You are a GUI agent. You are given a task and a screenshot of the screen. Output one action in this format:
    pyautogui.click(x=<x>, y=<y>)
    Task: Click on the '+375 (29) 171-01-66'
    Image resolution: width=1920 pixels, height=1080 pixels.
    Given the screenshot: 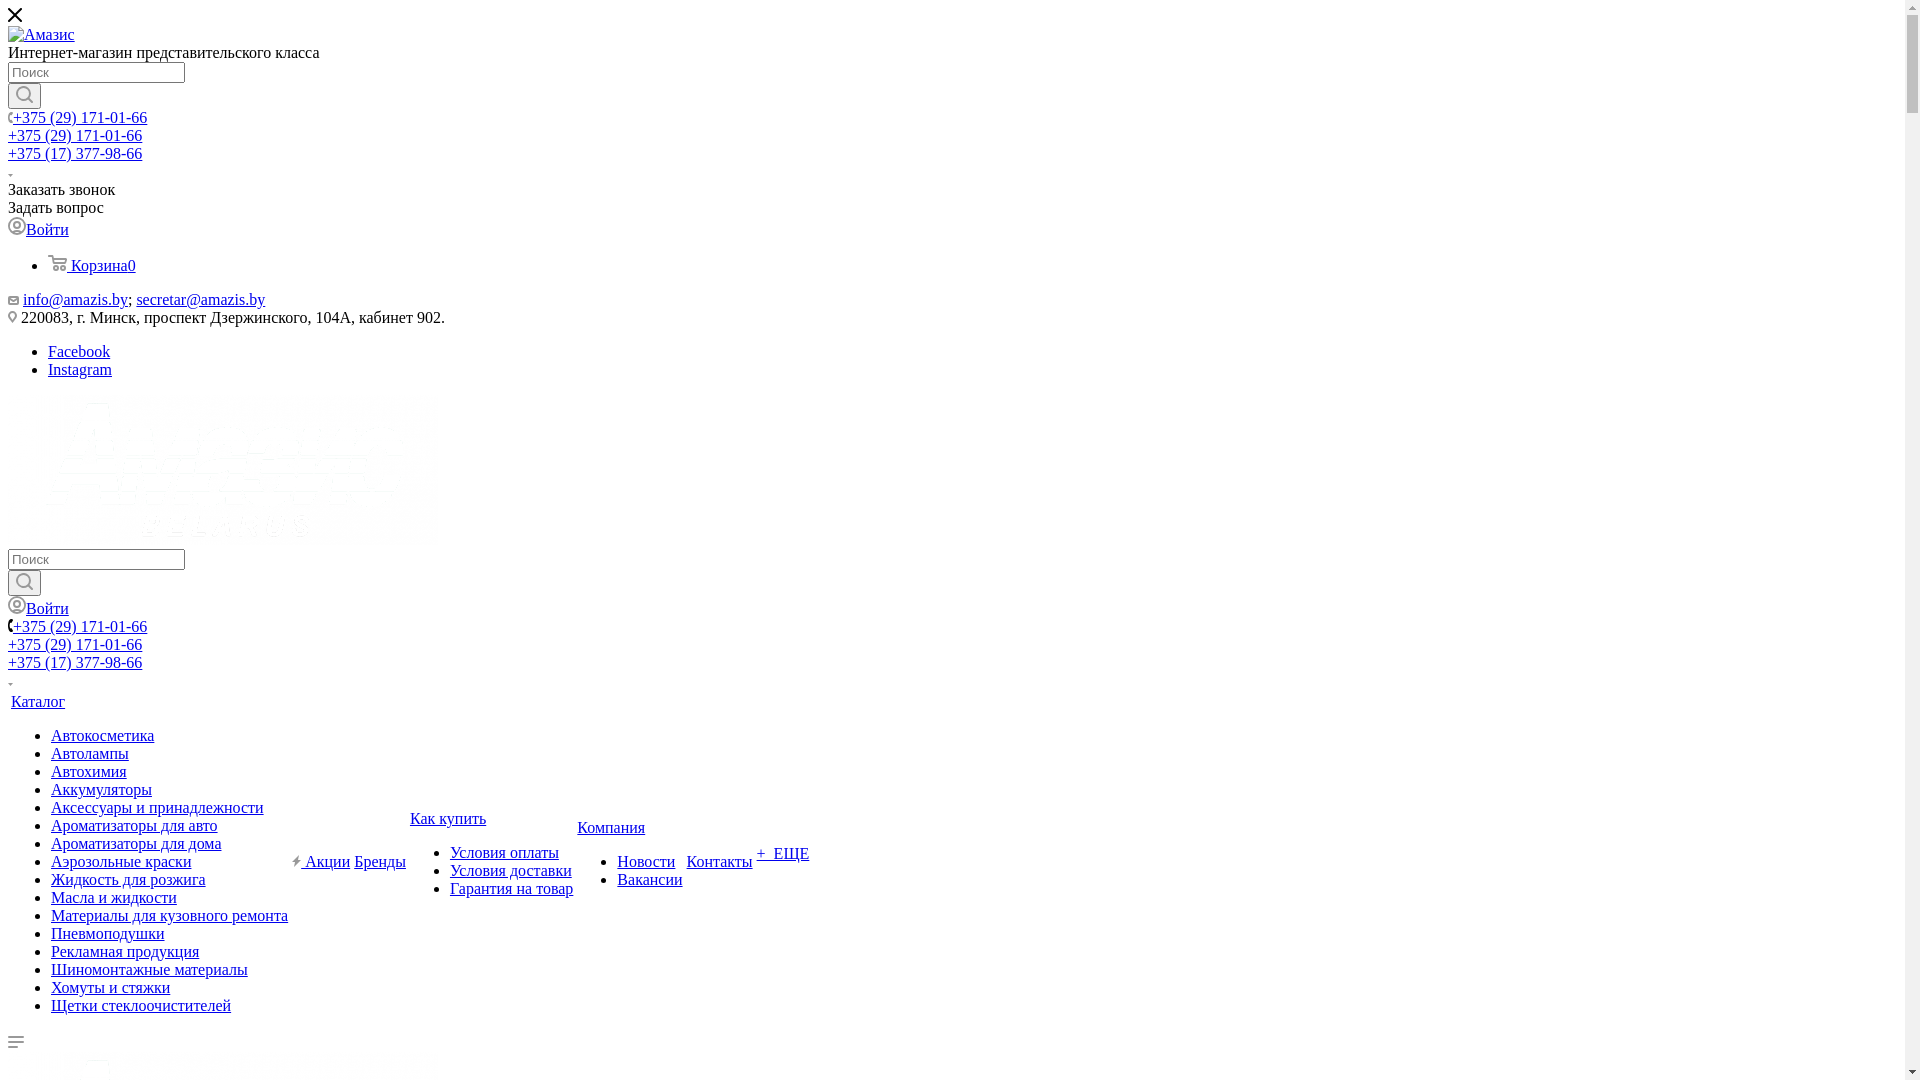 What is the action you would take?
    pyautogui.click(x=13, y=117)
    